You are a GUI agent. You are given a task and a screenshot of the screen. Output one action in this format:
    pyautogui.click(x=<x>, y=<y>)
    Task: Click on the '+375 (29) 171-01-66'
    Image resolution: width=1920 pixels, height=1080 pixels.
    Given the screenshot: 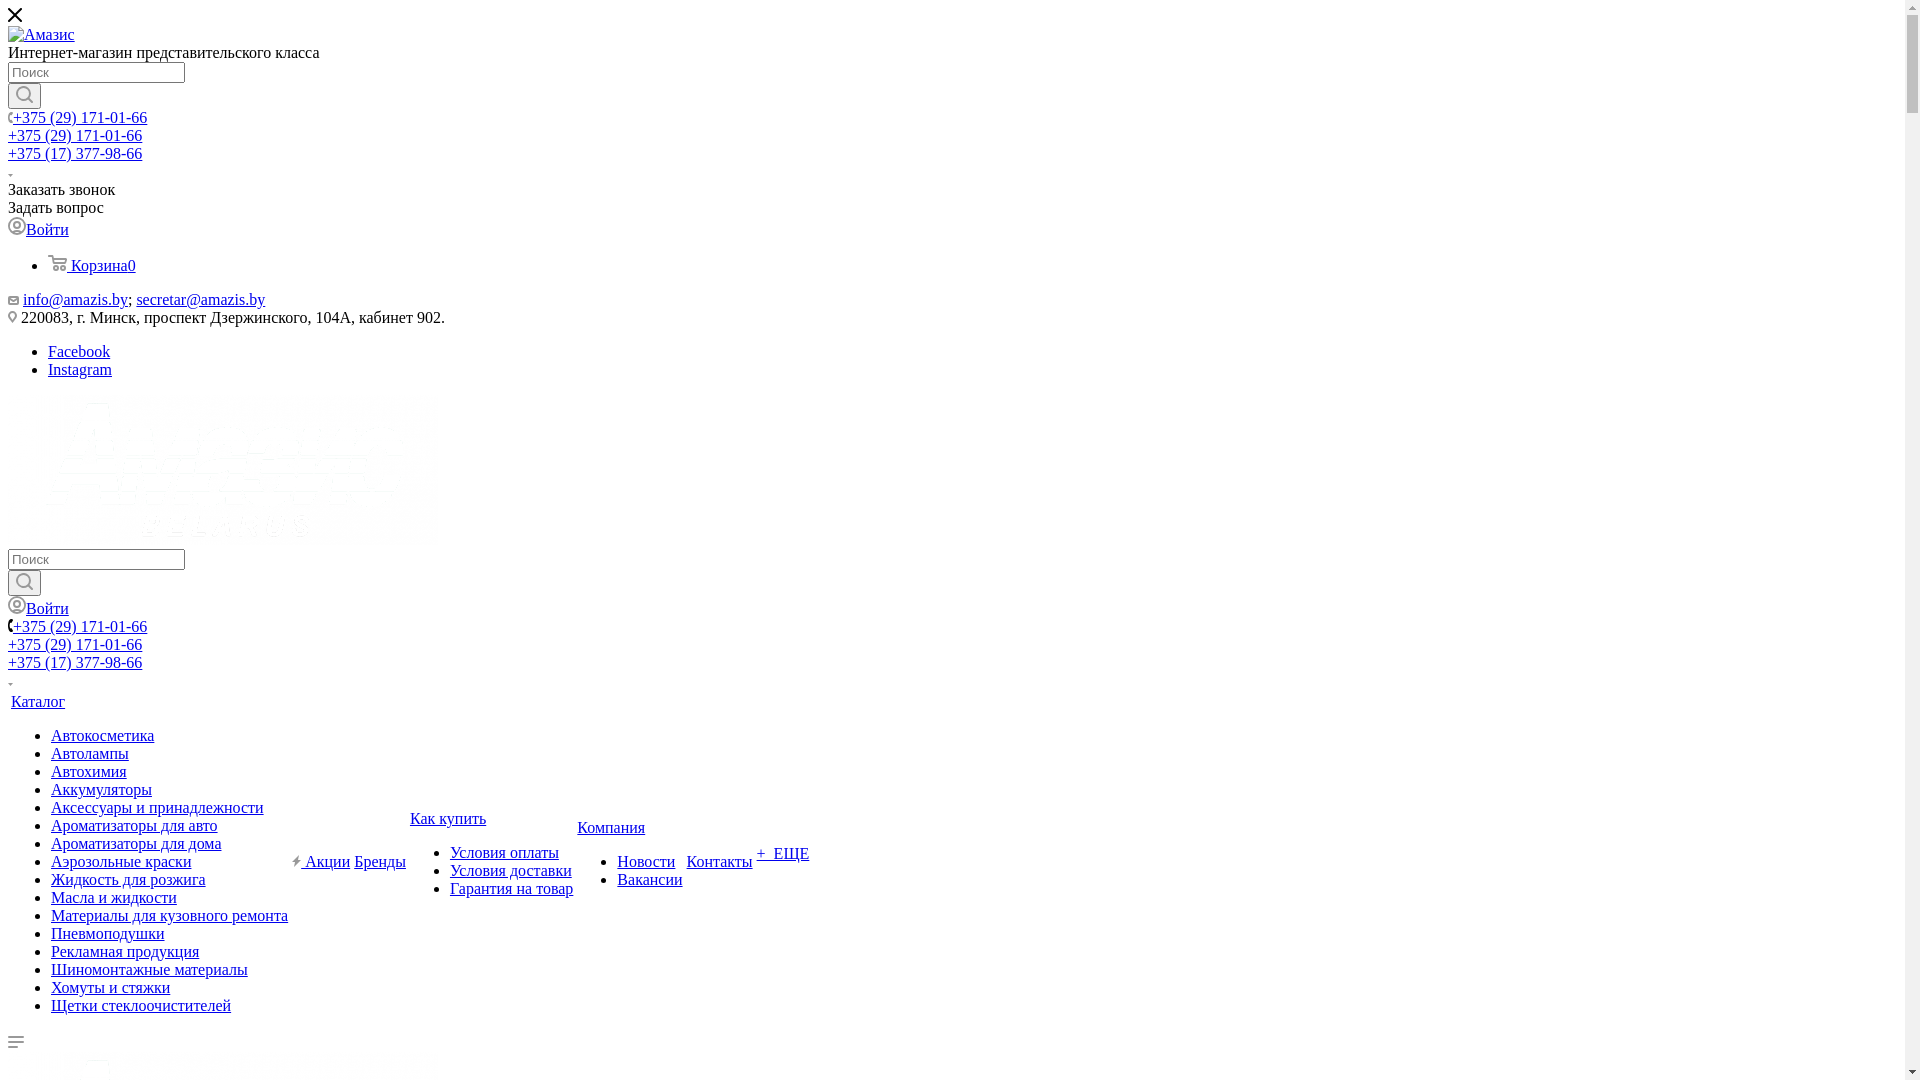 What is the action you would take?
    pyautogui.click(x=13, y=117)
    